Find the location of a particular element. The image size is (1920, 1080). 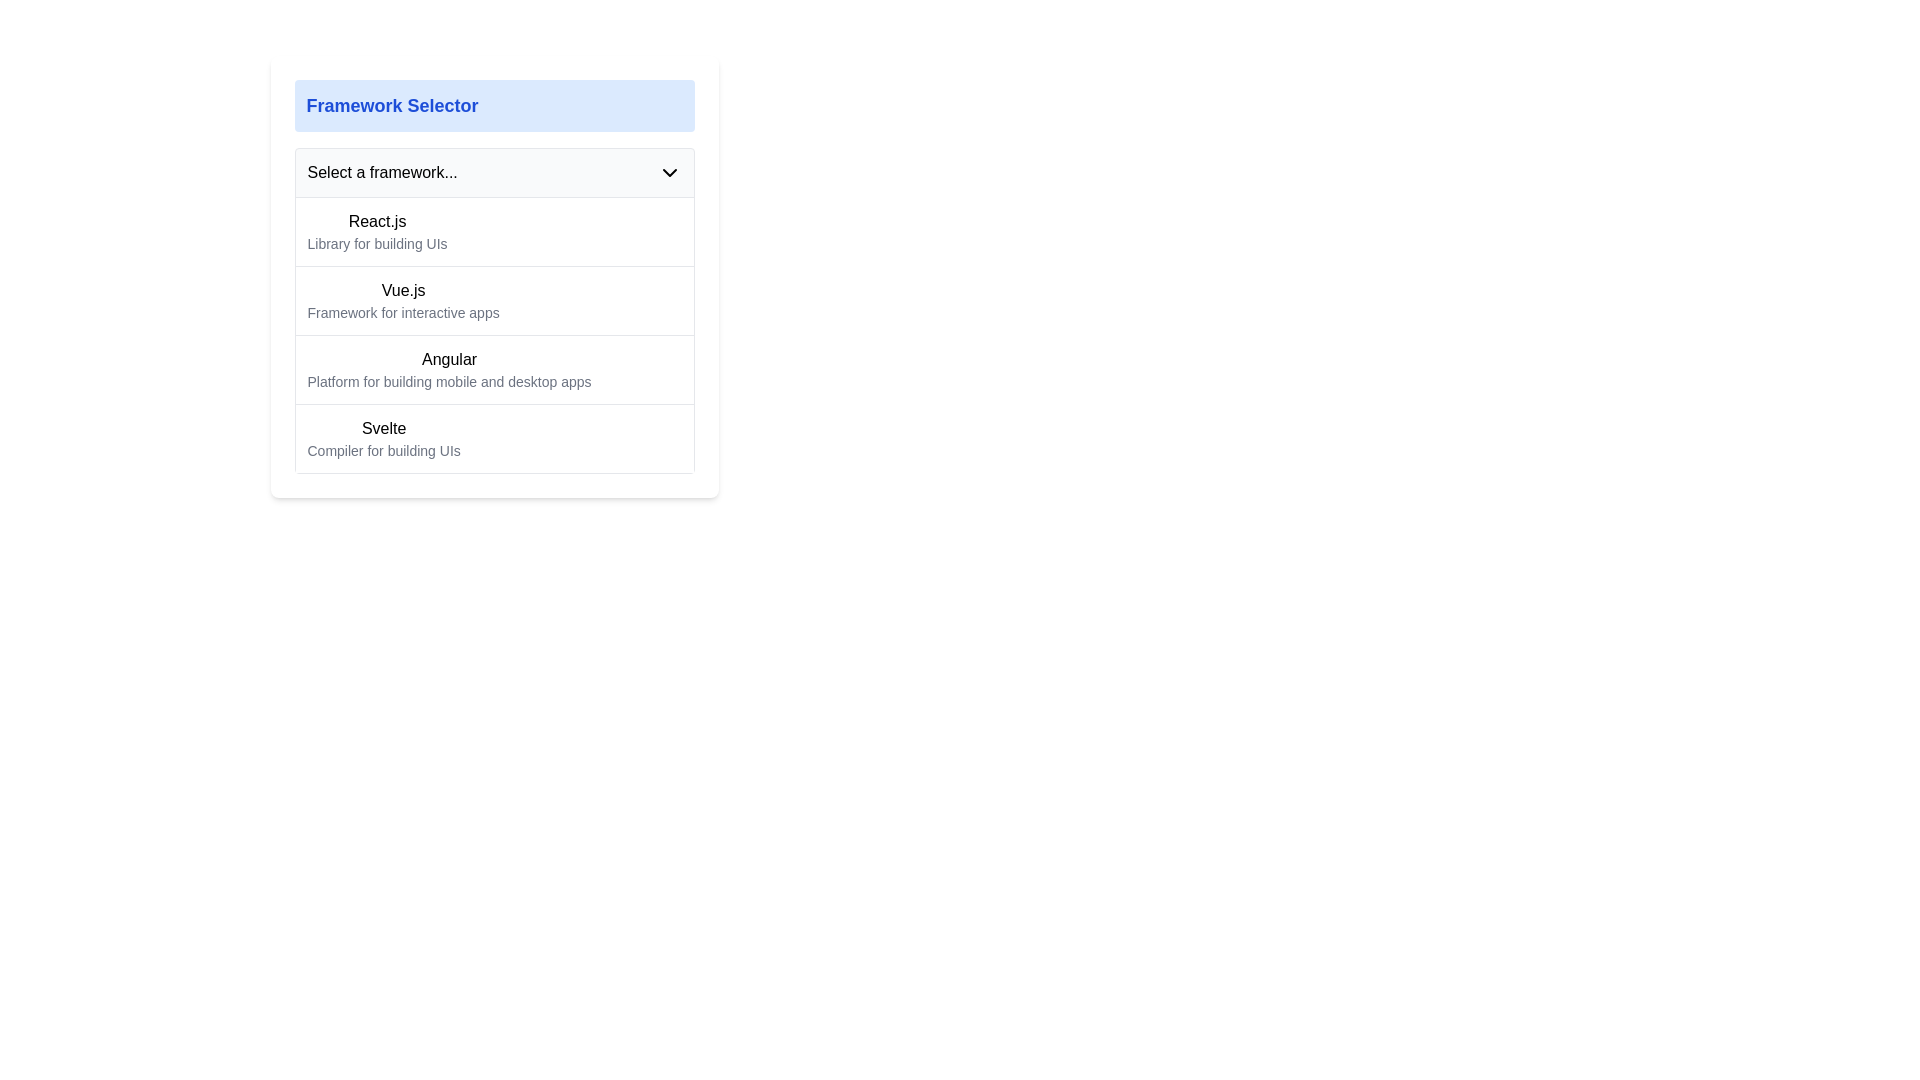

the 'Svelte' text label within the 'Framework Selector' dropdown menu is located at coordinates (384, 427).